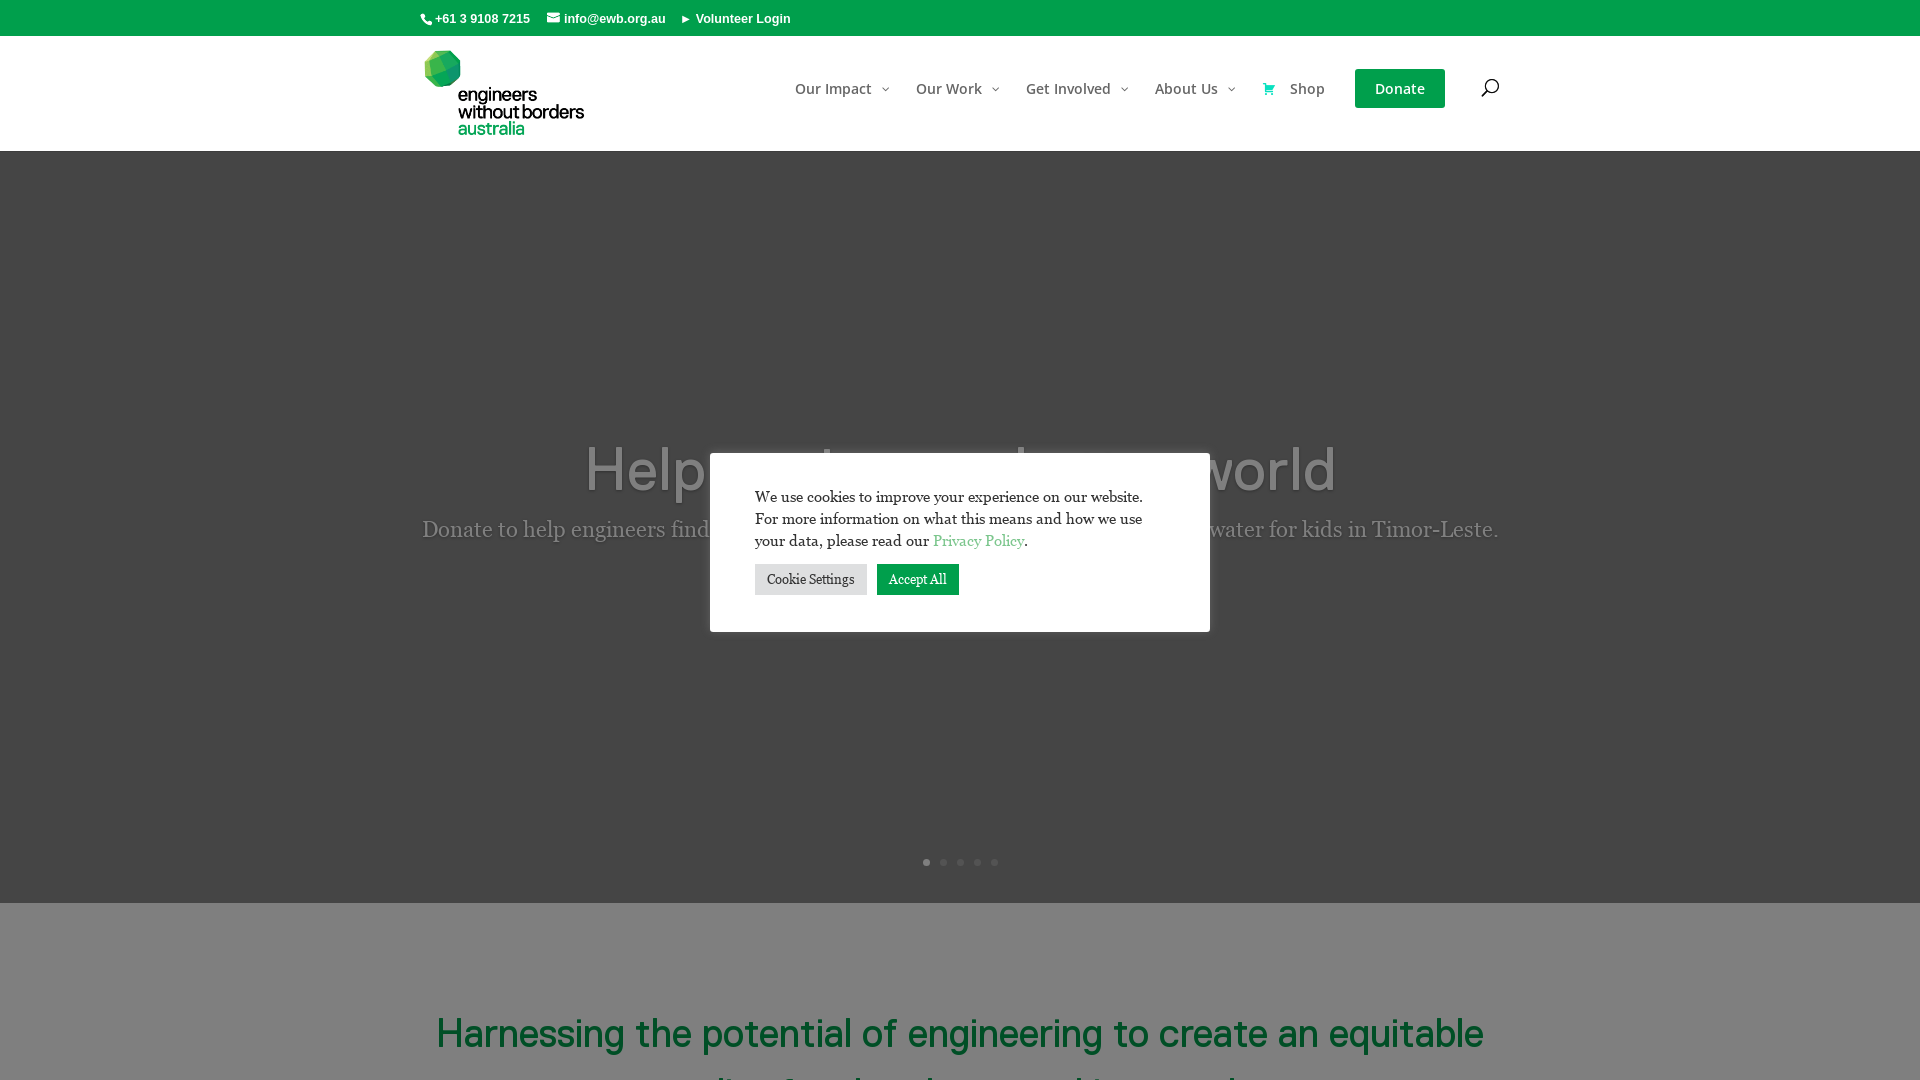 The height and width of the screenshot is (1080, 1920). I want to click on 'Our Work', so click(900, 110).